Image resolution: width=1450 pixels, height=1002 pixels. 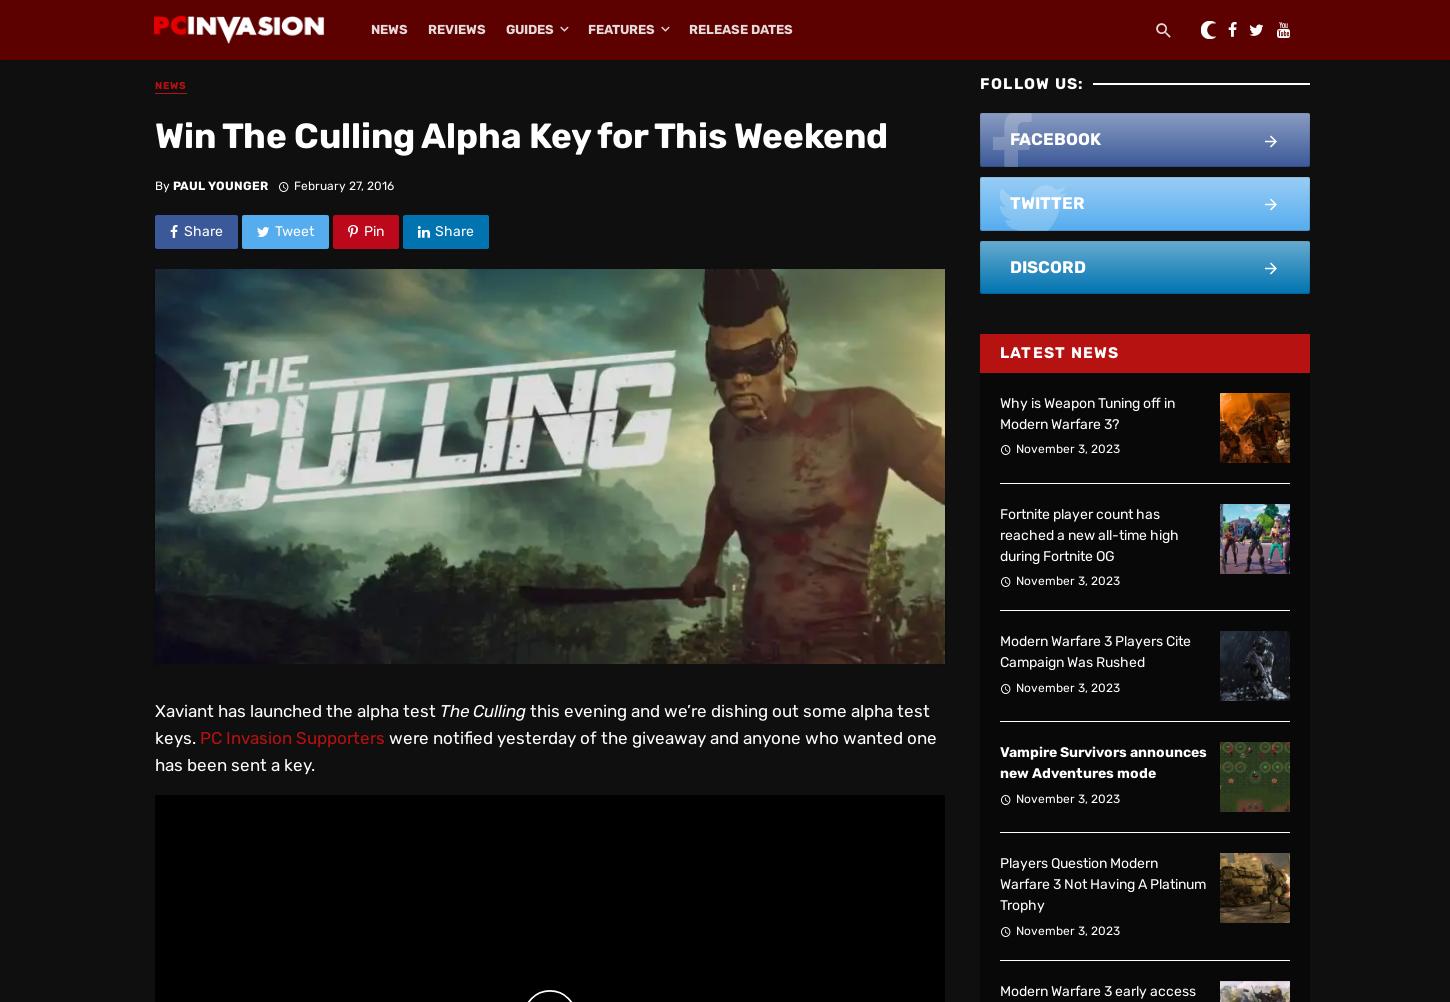 What do you see at coordinates (206, 854) in the screenshot?
I see `'1.6M'` at bounding box center [206, 854].